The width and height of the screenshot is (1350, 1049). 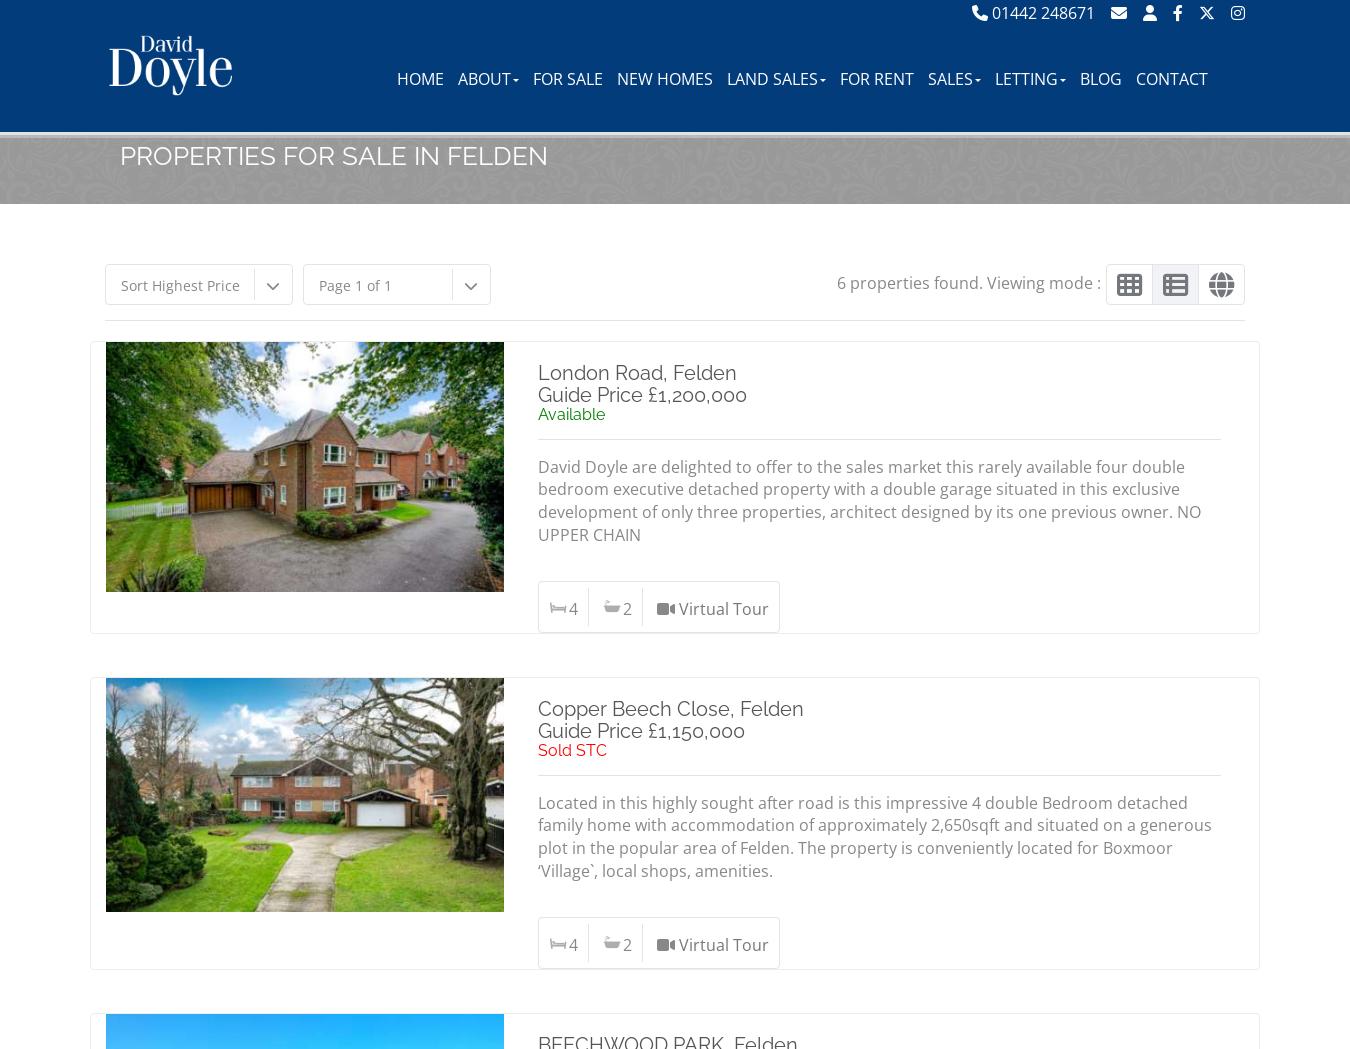 I want to click on 'About', so click(x=483, y=78).